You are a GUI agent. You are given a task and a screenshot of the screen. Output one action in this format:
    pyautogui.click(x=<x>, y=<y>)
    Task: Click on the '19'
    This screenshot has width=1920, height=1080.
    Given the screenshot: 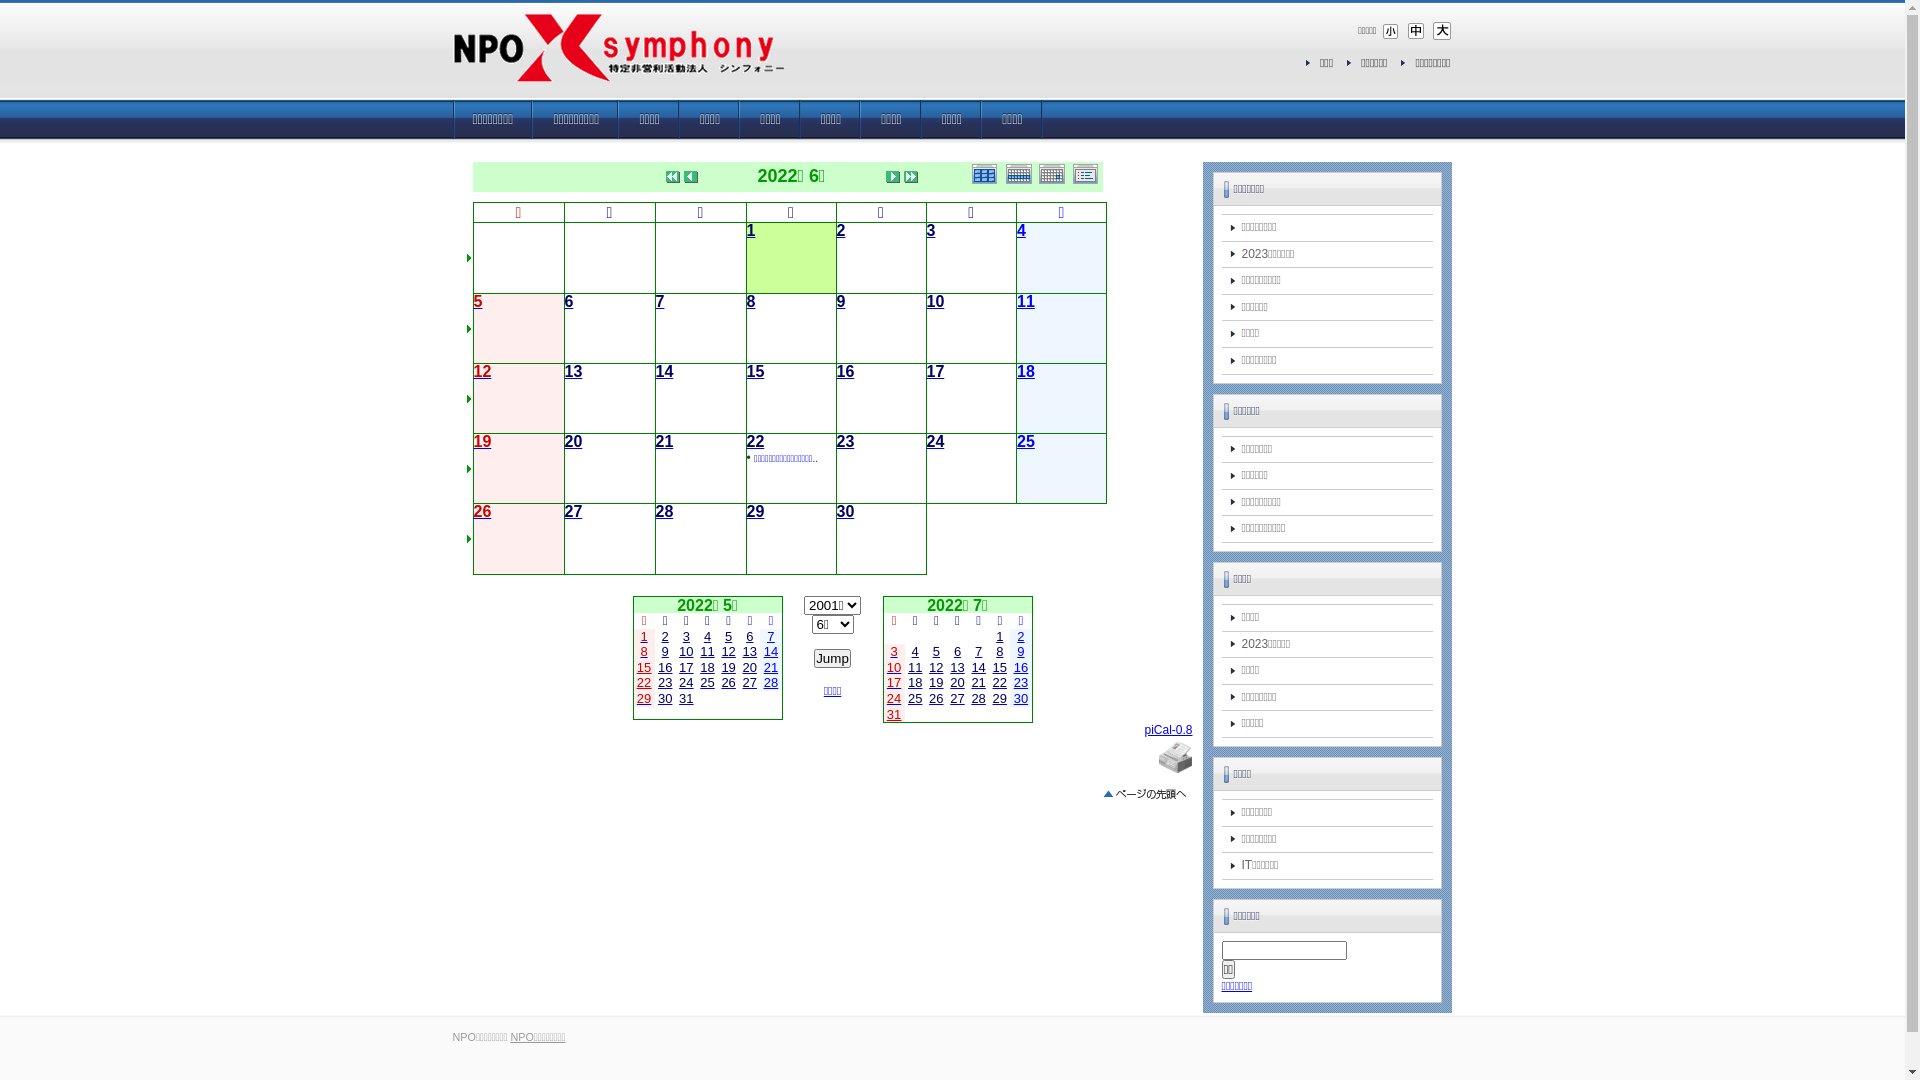 What is the action you would take?
    pyautogui.click(x=473, y=442)
    